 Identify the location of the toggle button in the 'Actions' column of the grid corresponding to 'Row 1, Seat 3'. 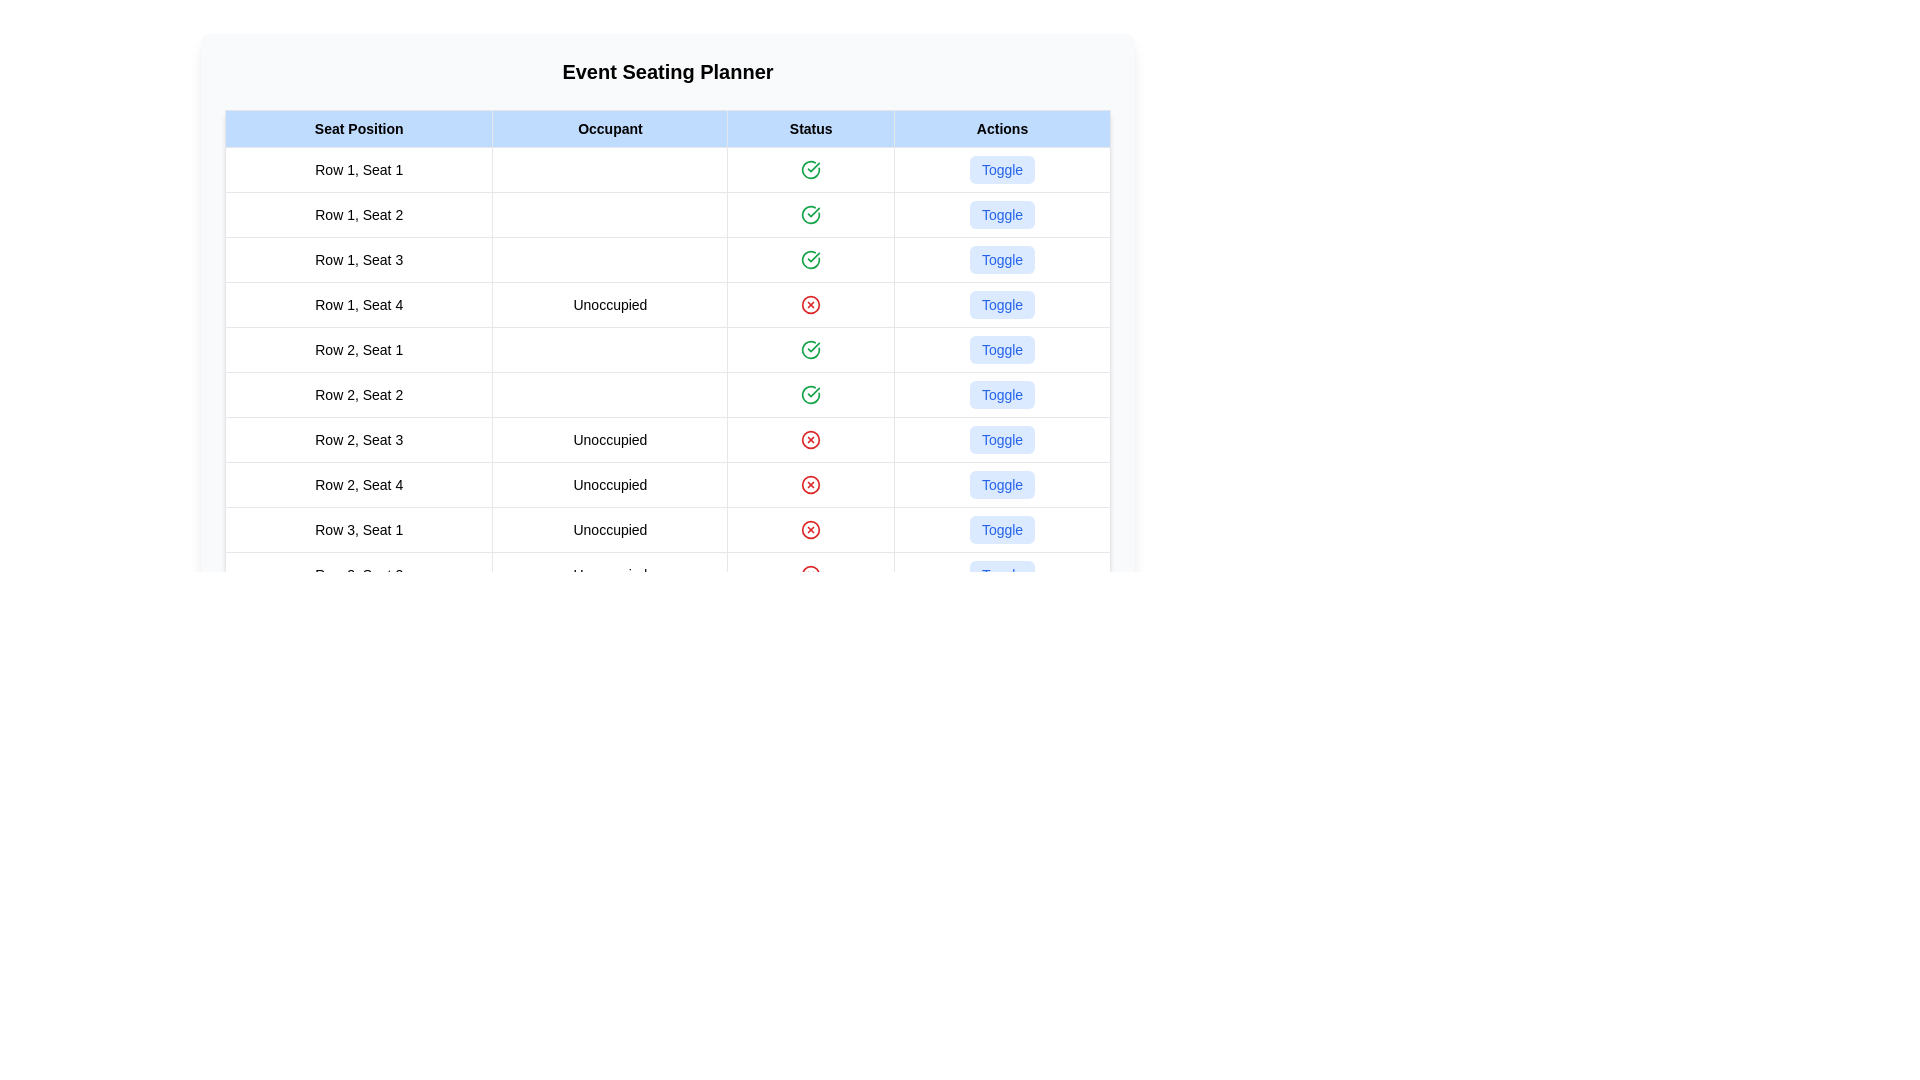
(1002, 258).